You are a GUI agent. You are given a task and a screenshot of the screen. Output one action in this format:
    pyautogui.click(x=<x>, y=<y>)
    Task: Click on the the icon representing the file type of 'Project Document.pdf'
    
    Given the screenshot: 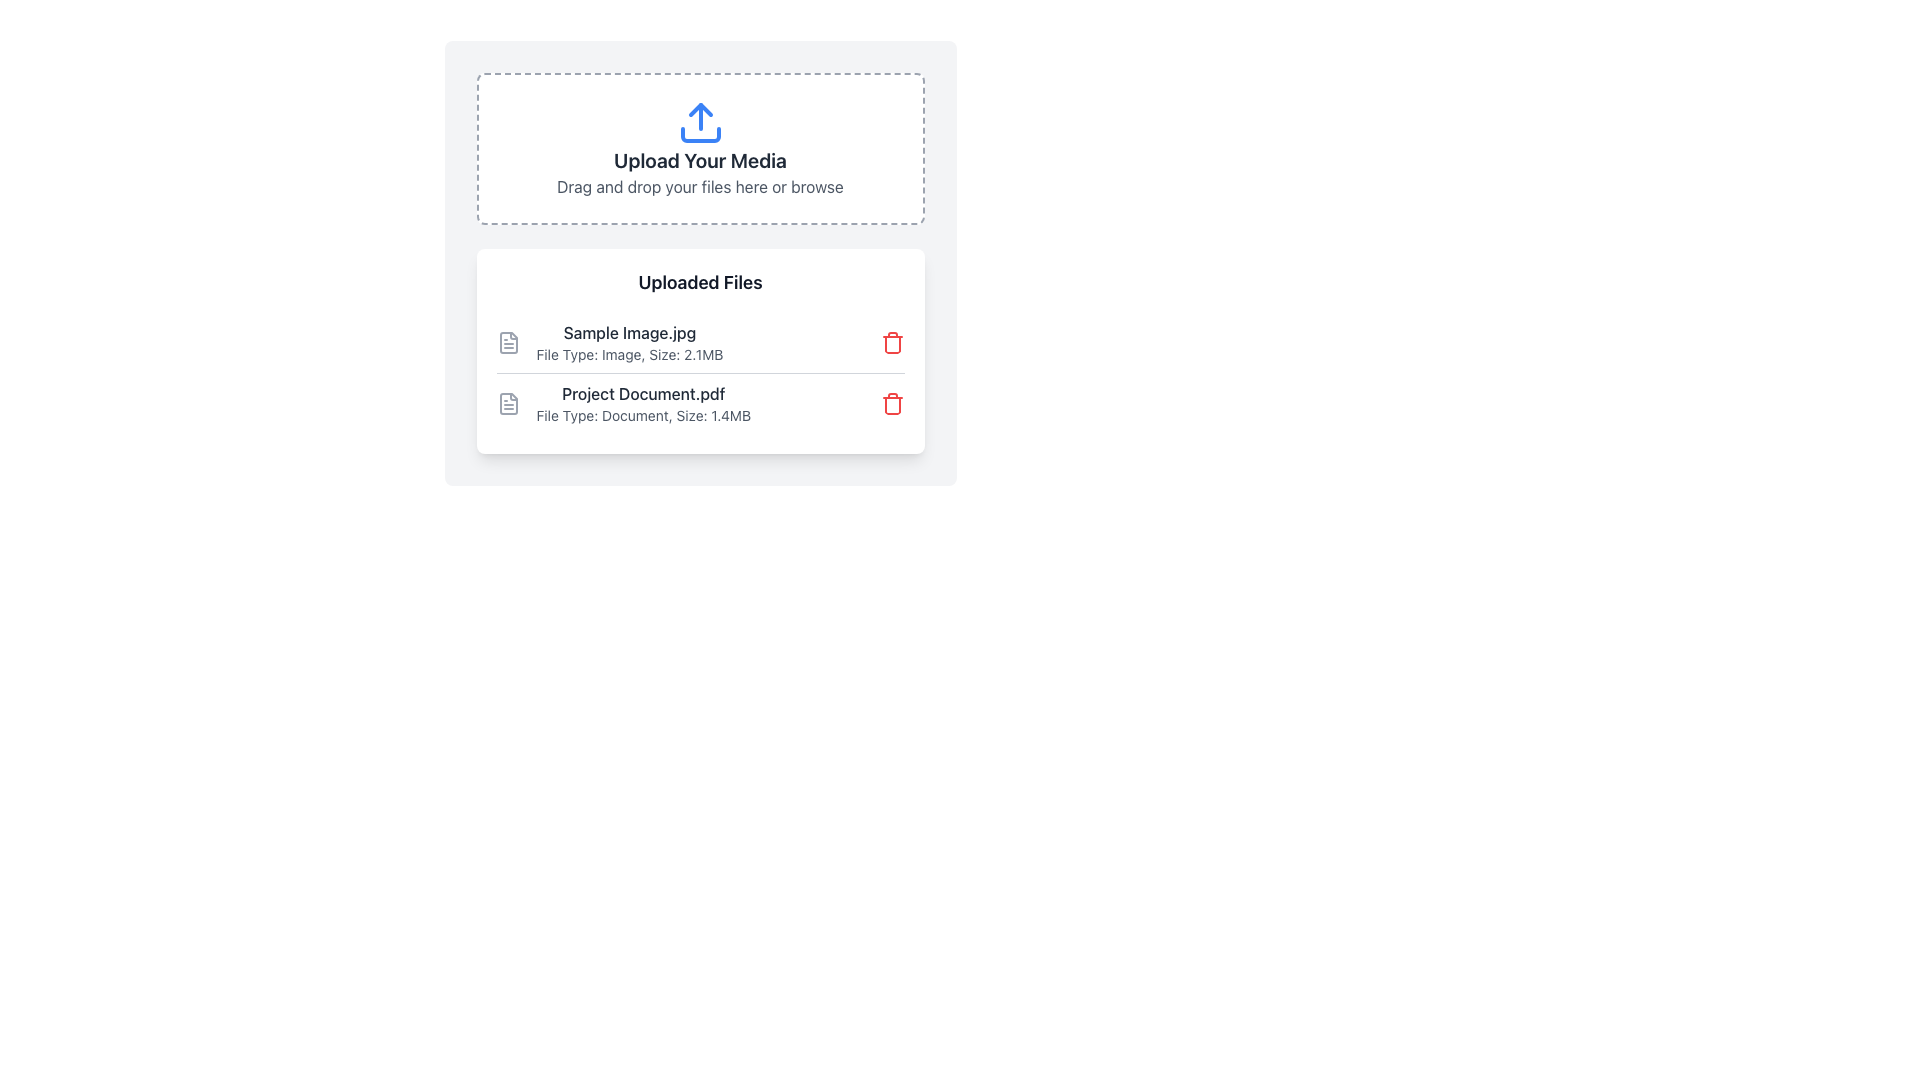 What is the action you would take?
    pyautogui.click(x=508, y=404)
    